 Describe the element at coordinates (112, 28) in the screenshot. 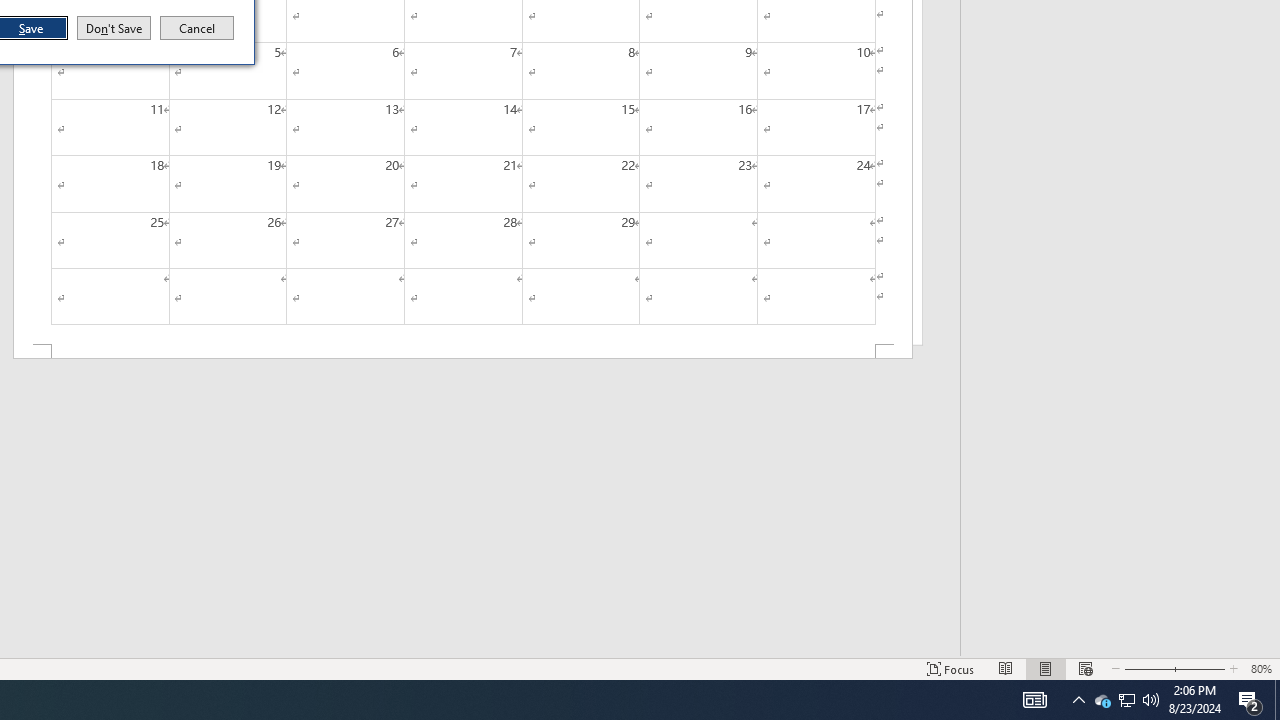

I see `'Don'` at that location.